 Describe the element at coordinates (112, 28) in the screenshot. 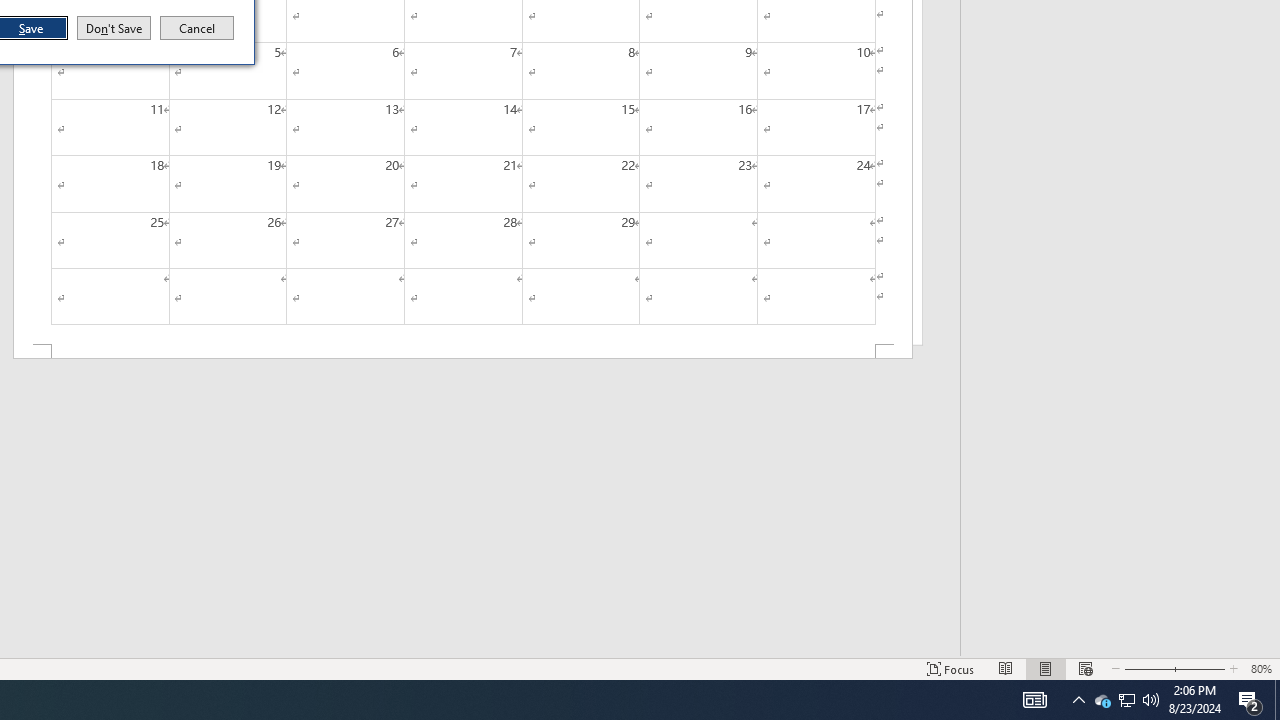

I see `'Don'` at that location.